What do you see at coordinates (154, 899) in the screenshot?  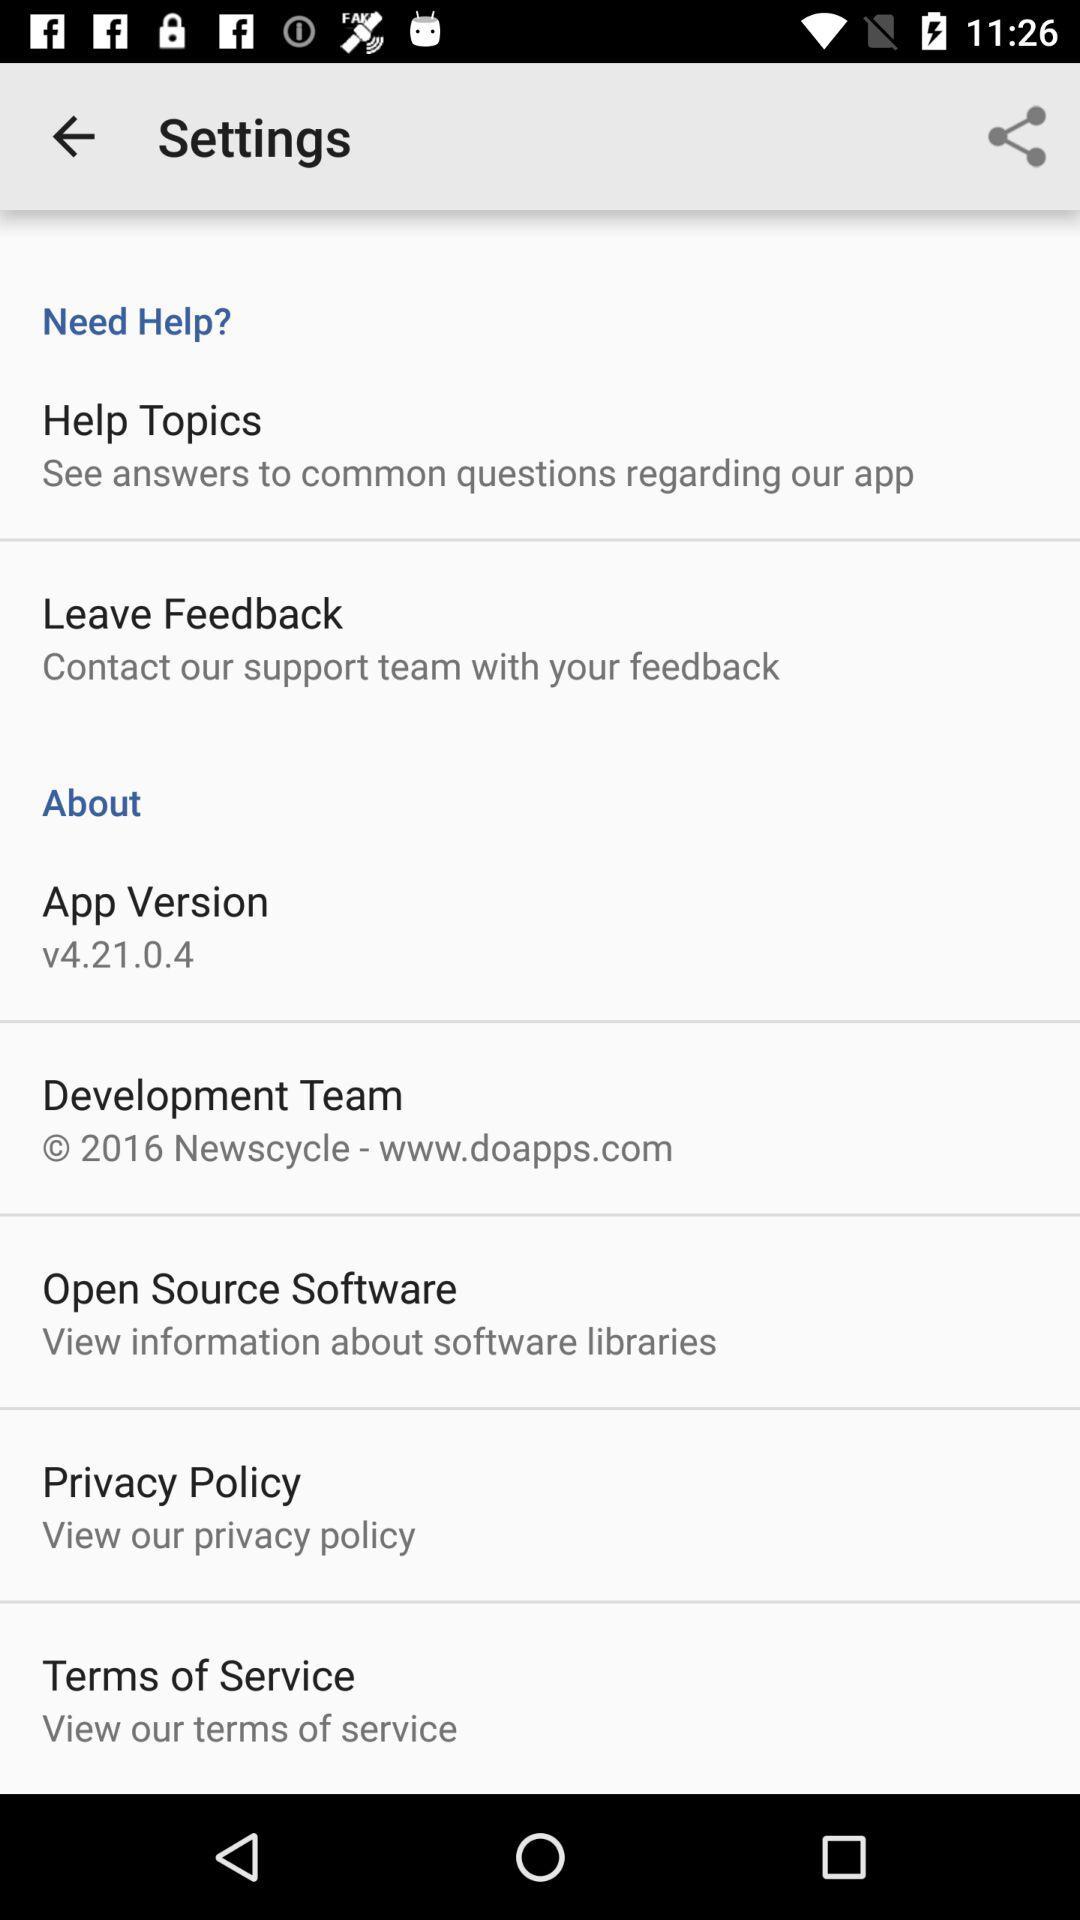 I see `item above v4 21 0 icon` at bounding box center [154, 899].